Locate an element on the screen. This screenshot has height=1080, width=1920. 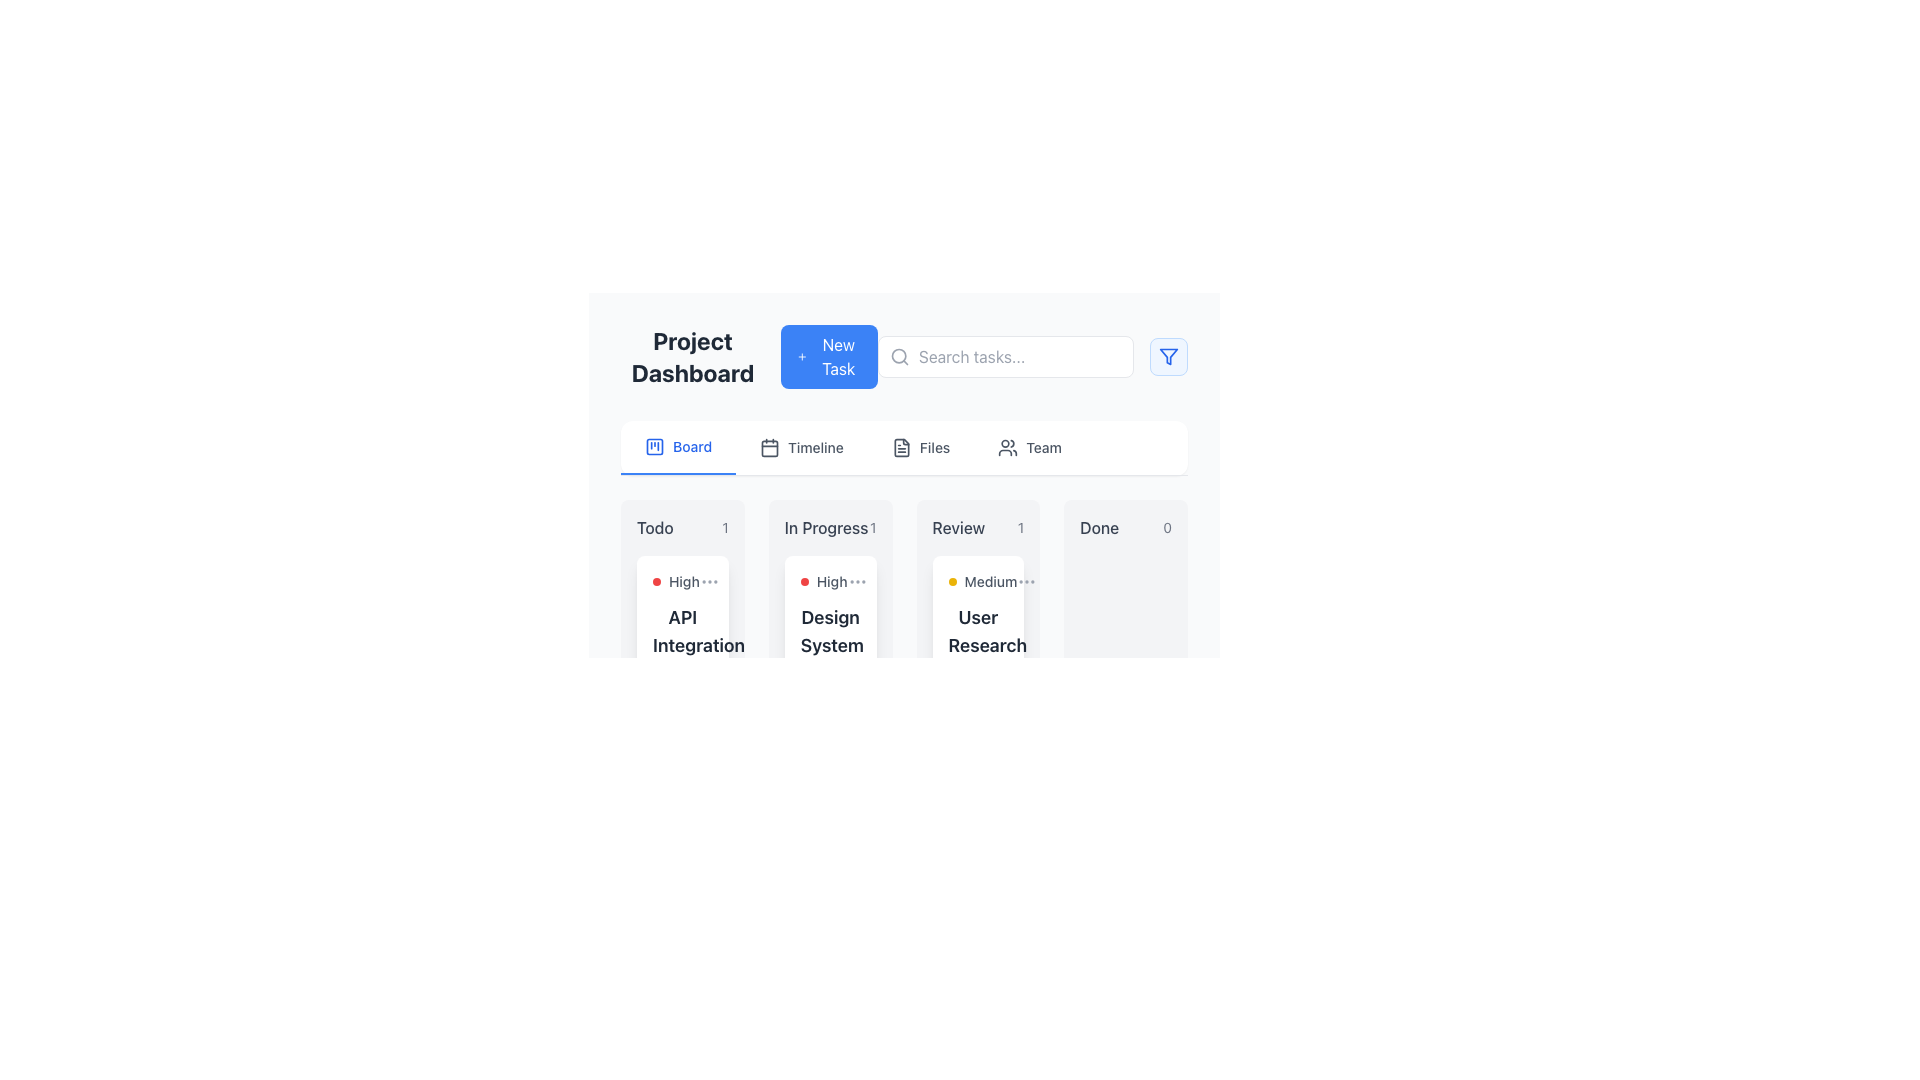
the 'Files' Navigation Tab, which is the third item in the horizontal tab group located between 'Timeline' and 'Team' is located at coordinates (920, 446).